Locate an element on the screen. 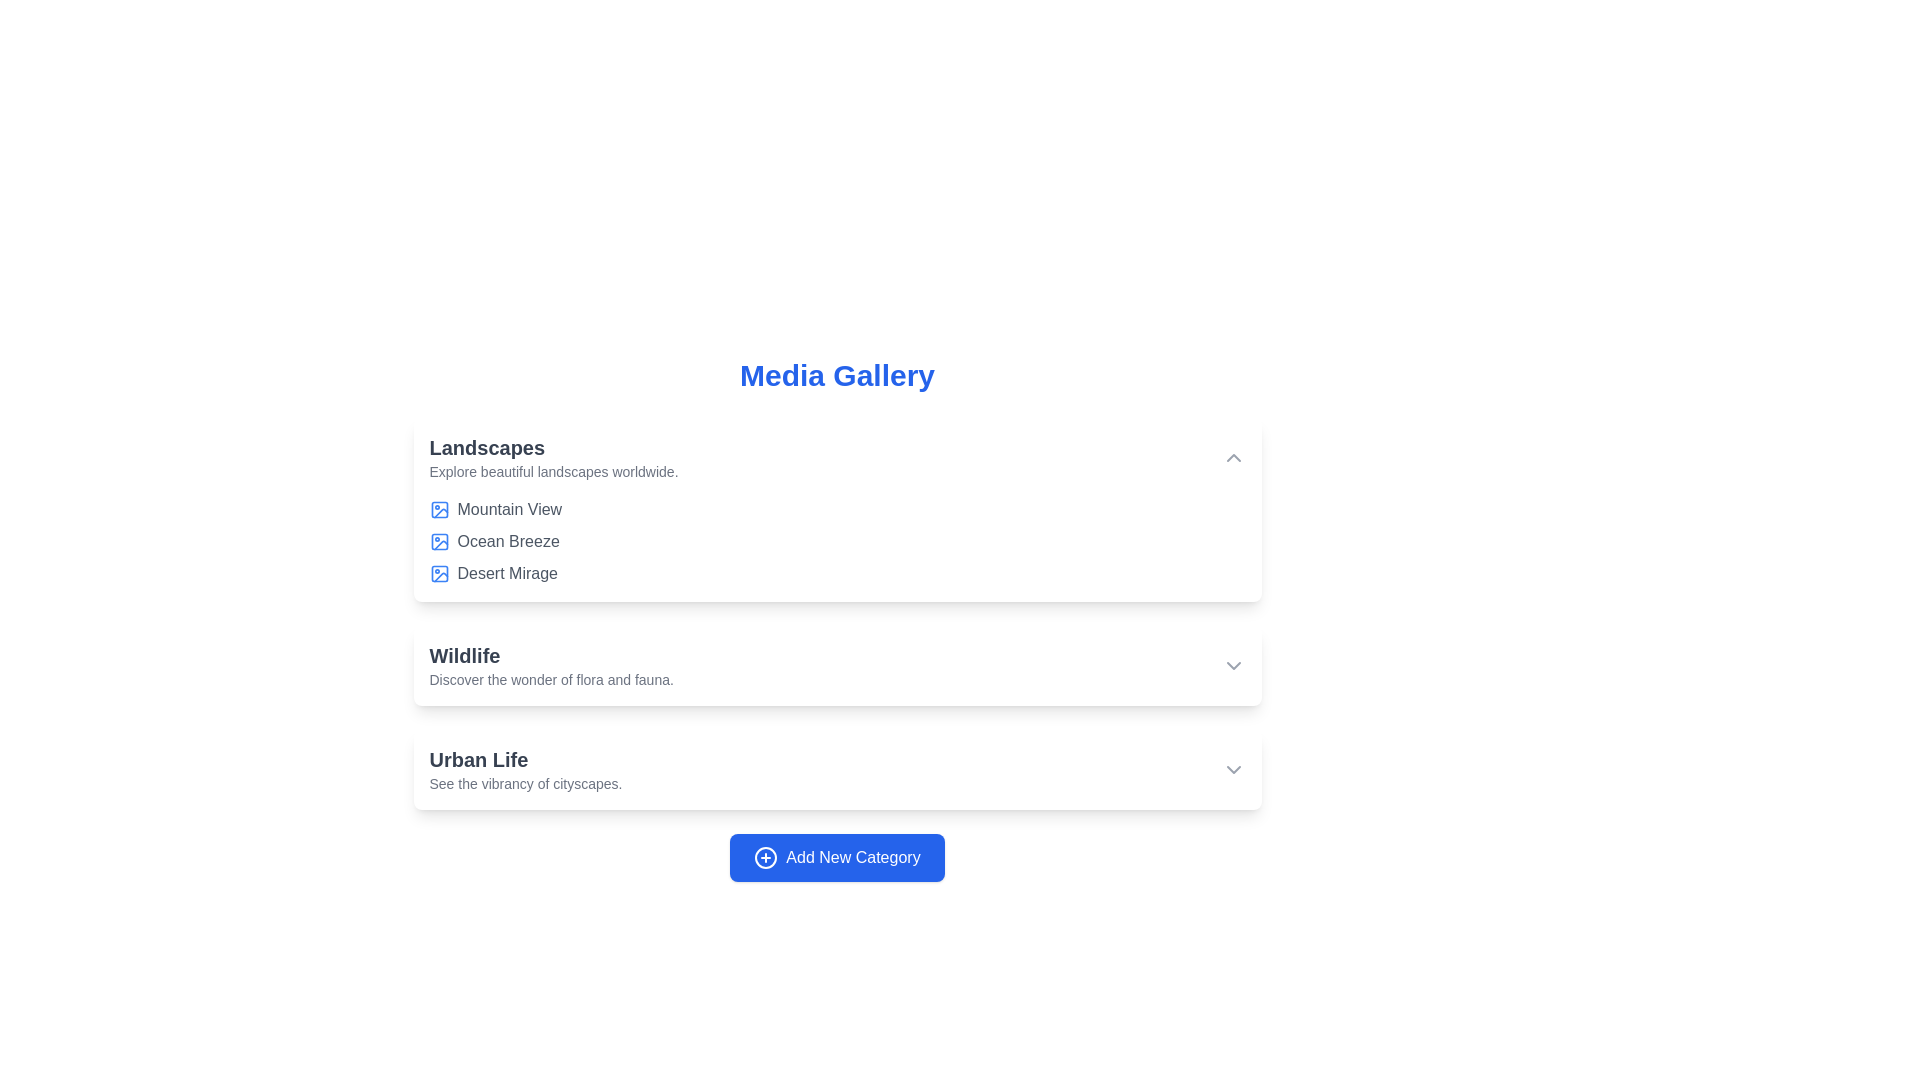  'Add New Category' button is located at coordinates (837, 856).